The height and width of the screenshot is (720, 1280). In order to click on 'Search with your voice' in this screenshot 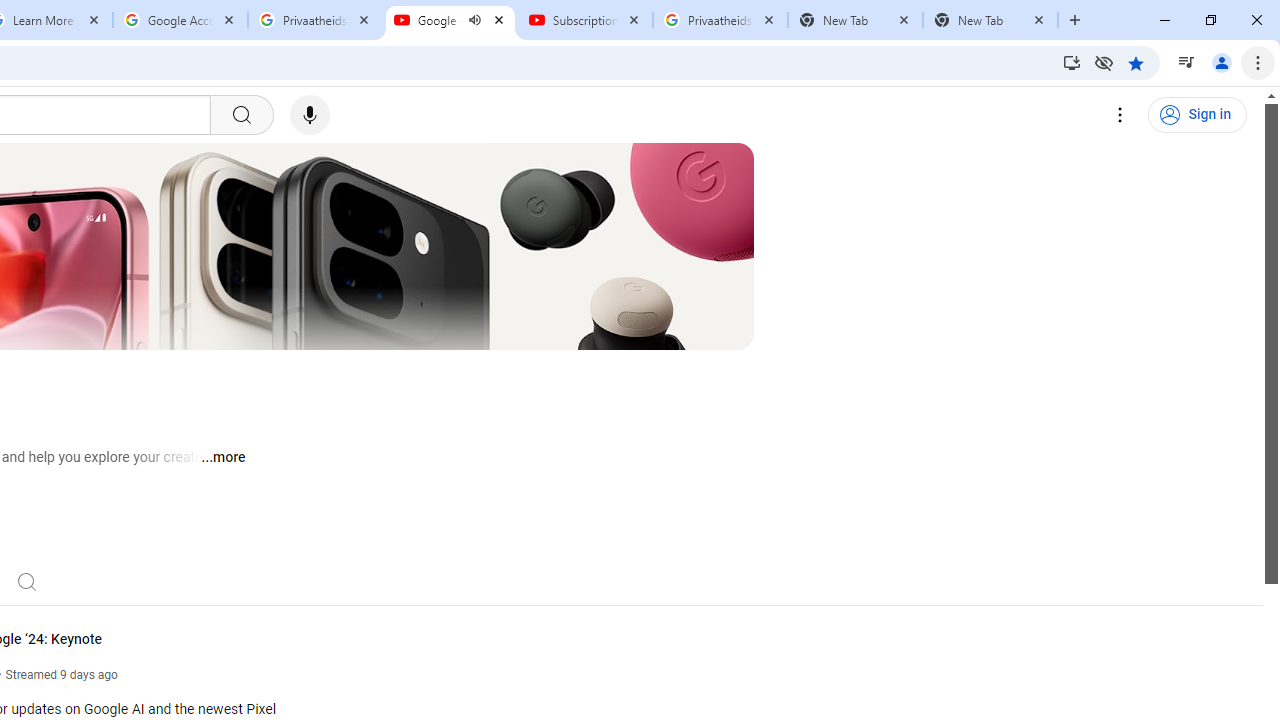, I will do `click(308, 115)`.